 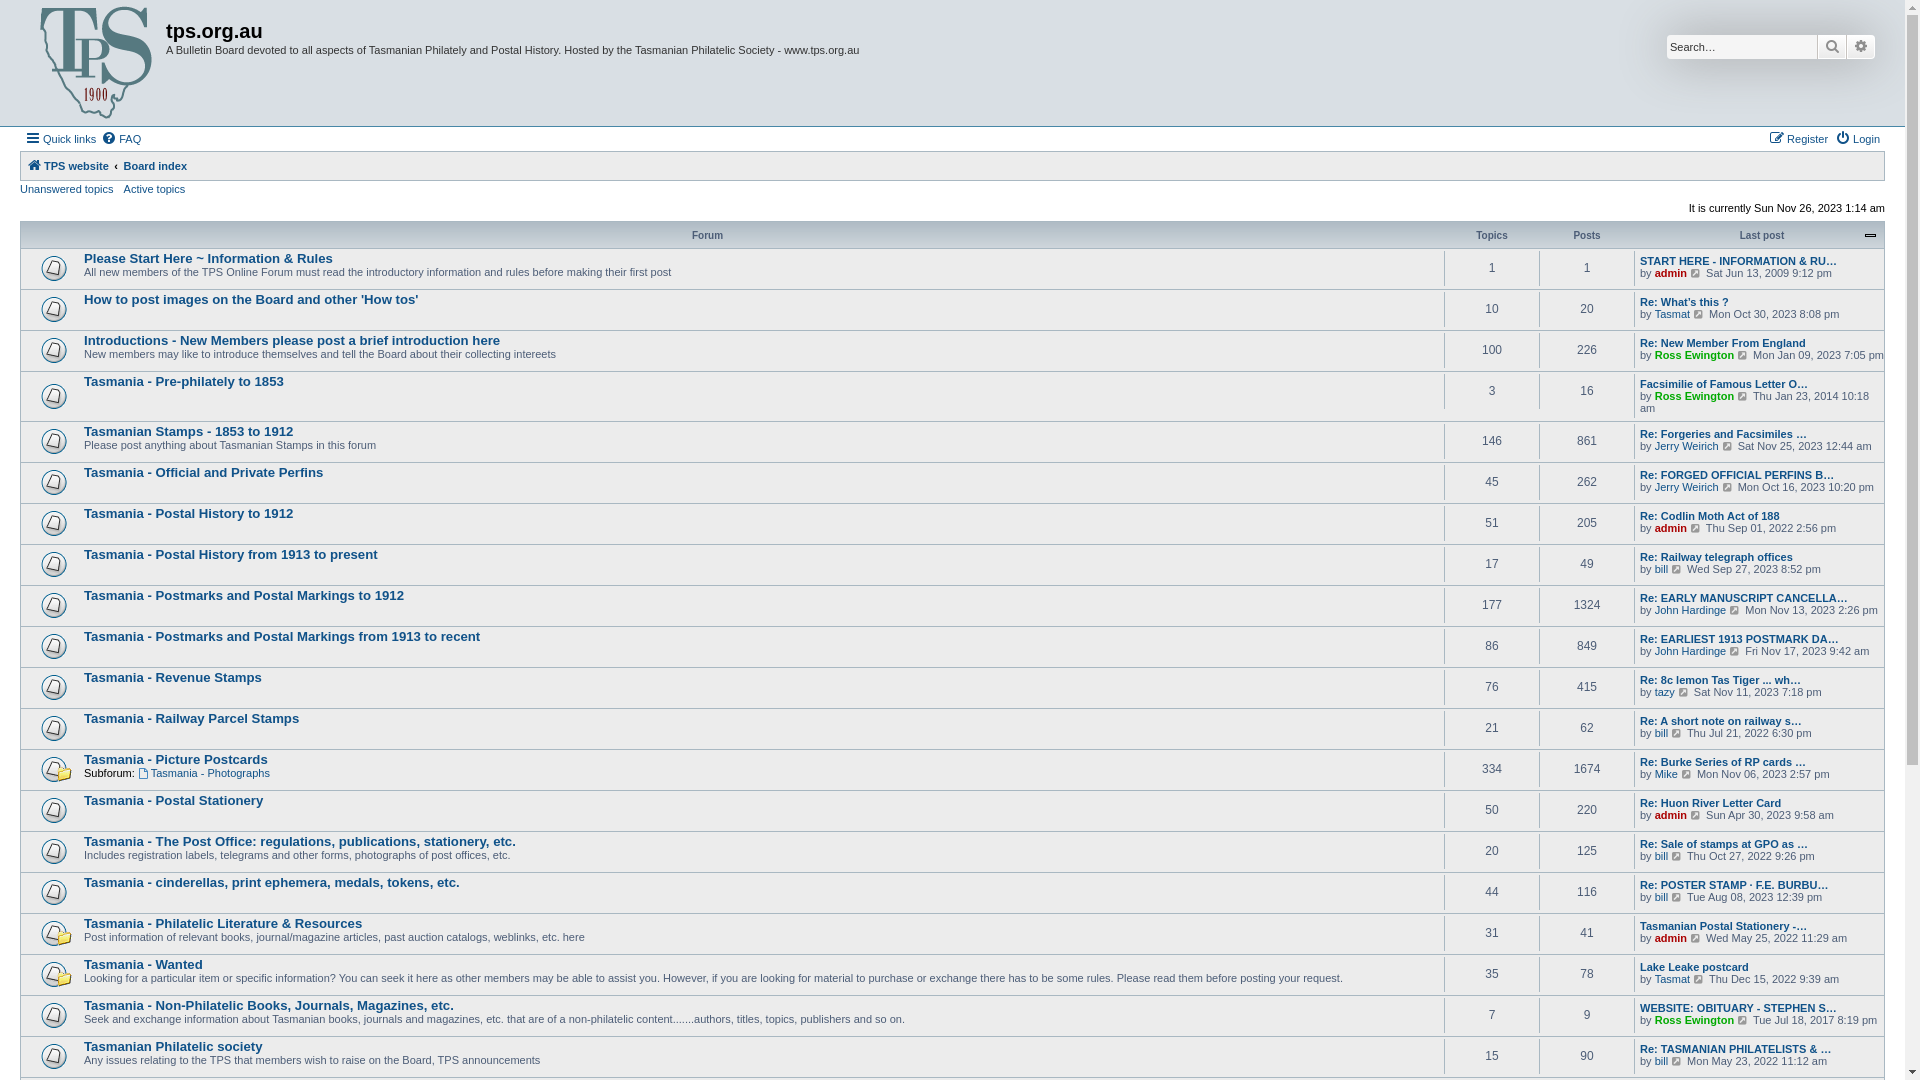 I want to click on 'Active topics', so click(x=123, y=189).